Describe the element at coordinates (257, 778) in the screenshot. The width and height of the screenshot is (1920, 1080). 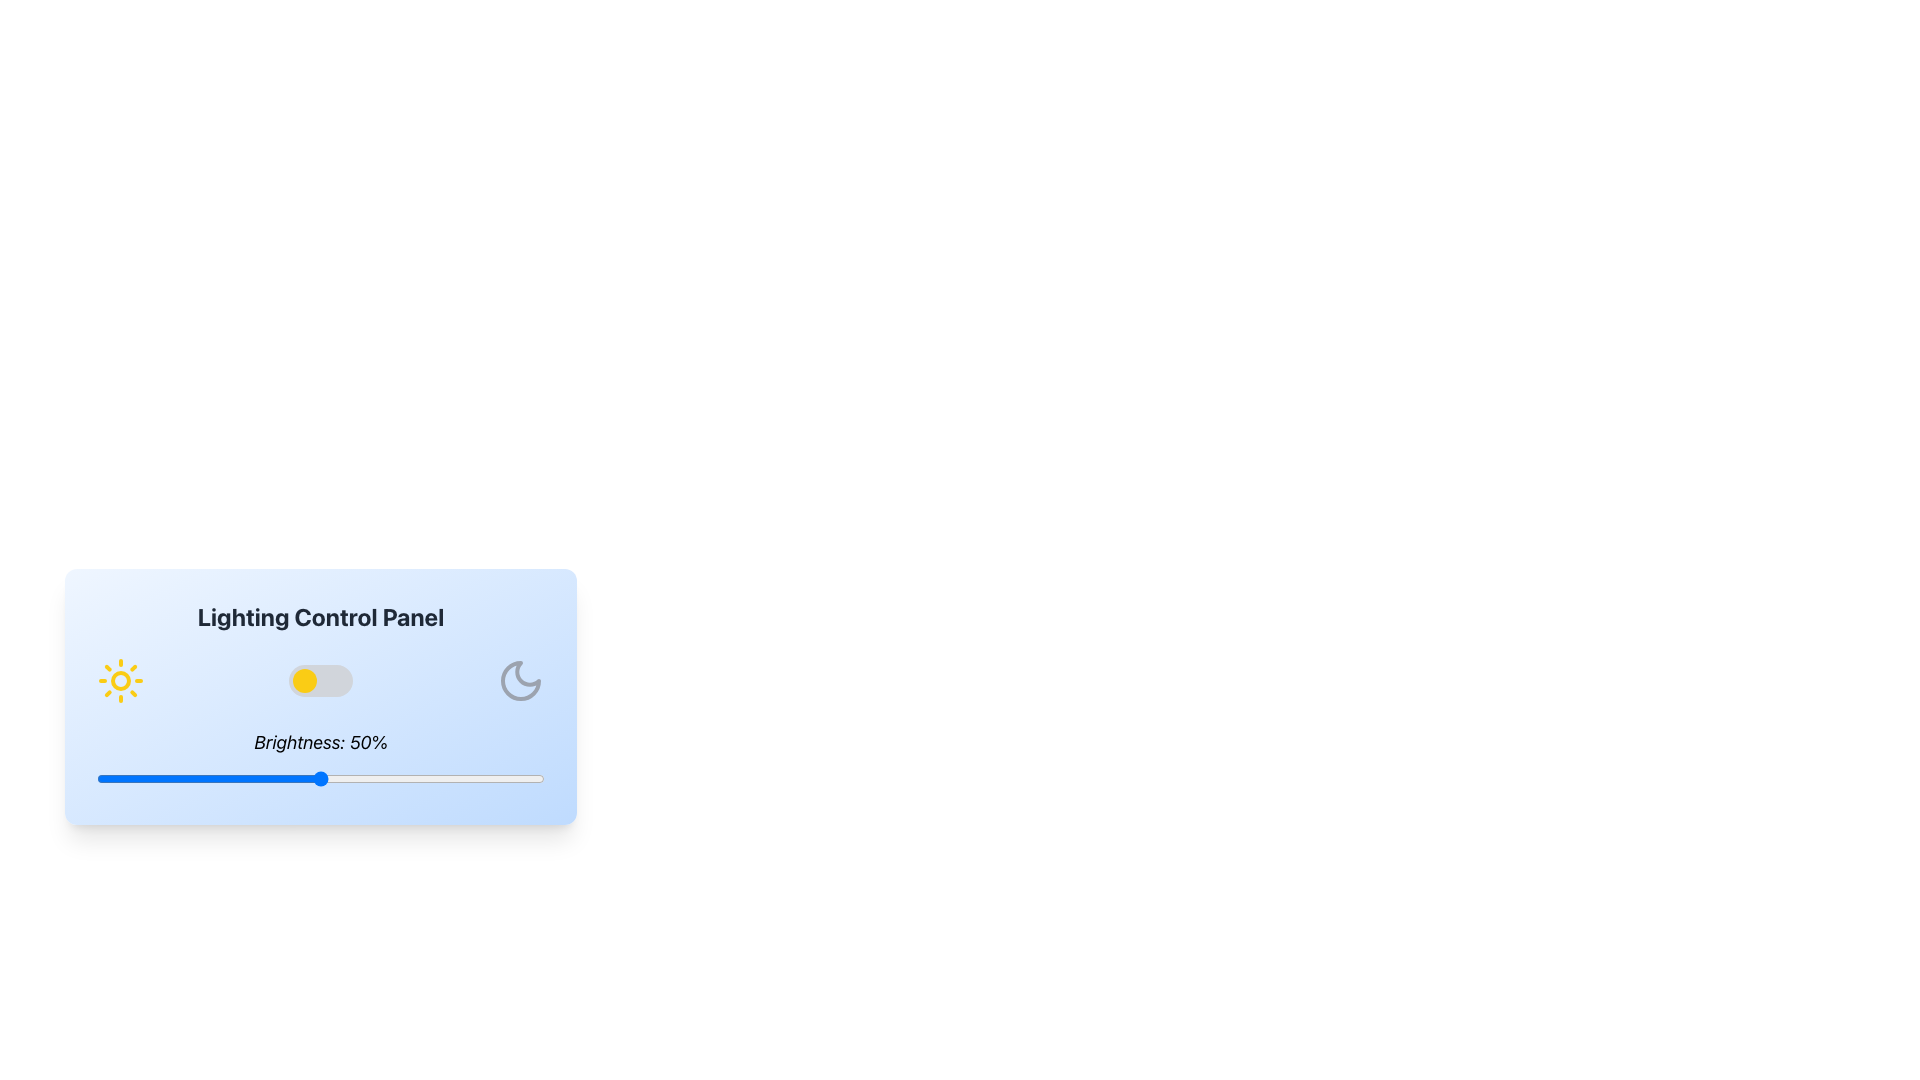
I see `the brightness level` at that location.